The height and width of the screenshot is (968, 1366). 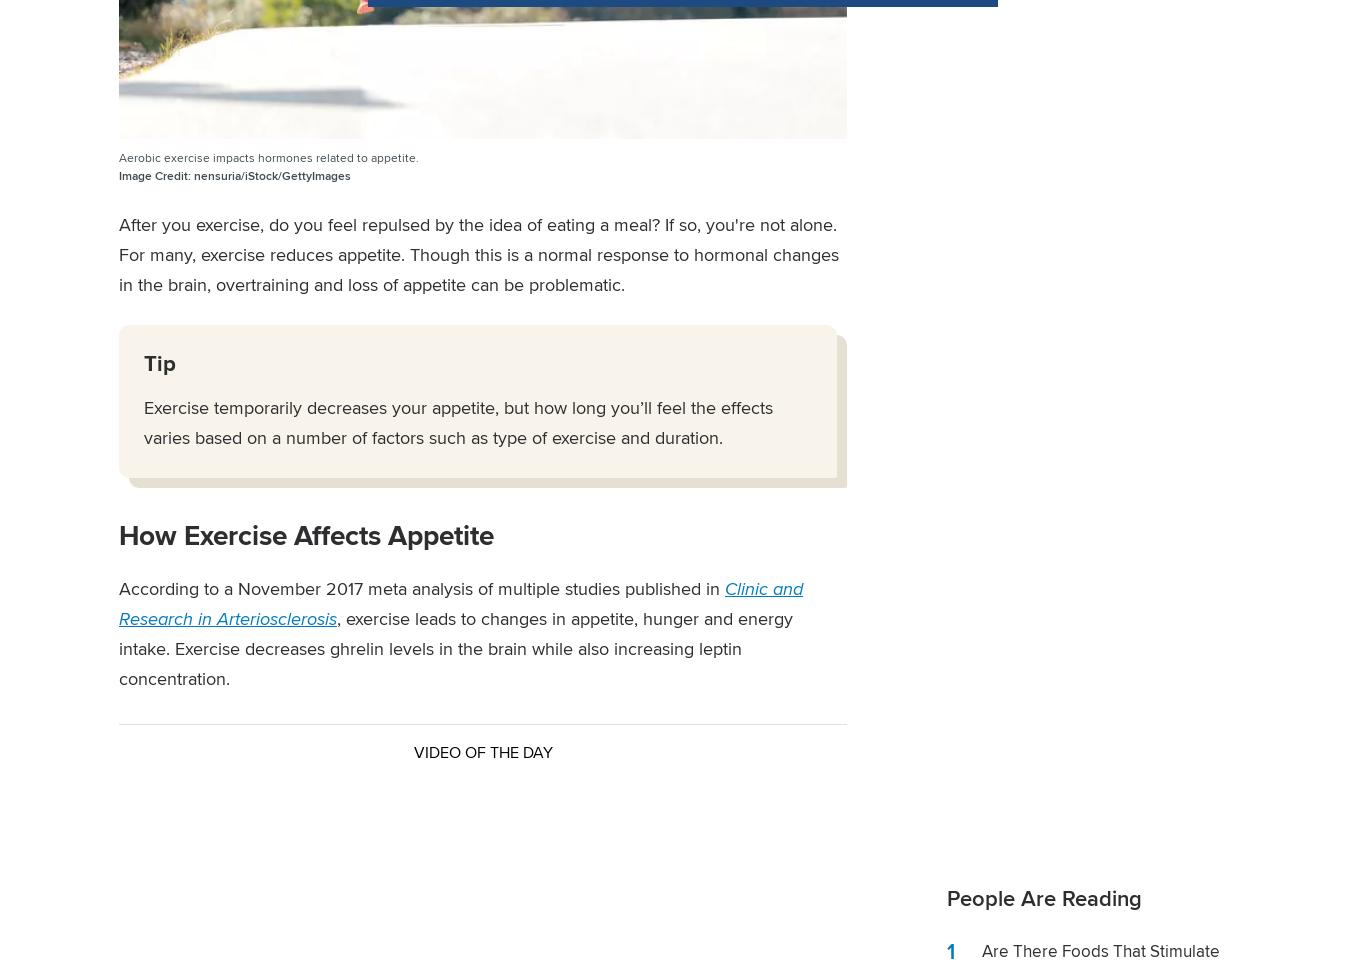 What do you see at coordinates (271, 175) in the screenshot?
I see `'nensuria/iStock/GettyImages'` at bounding box center [271, 175].